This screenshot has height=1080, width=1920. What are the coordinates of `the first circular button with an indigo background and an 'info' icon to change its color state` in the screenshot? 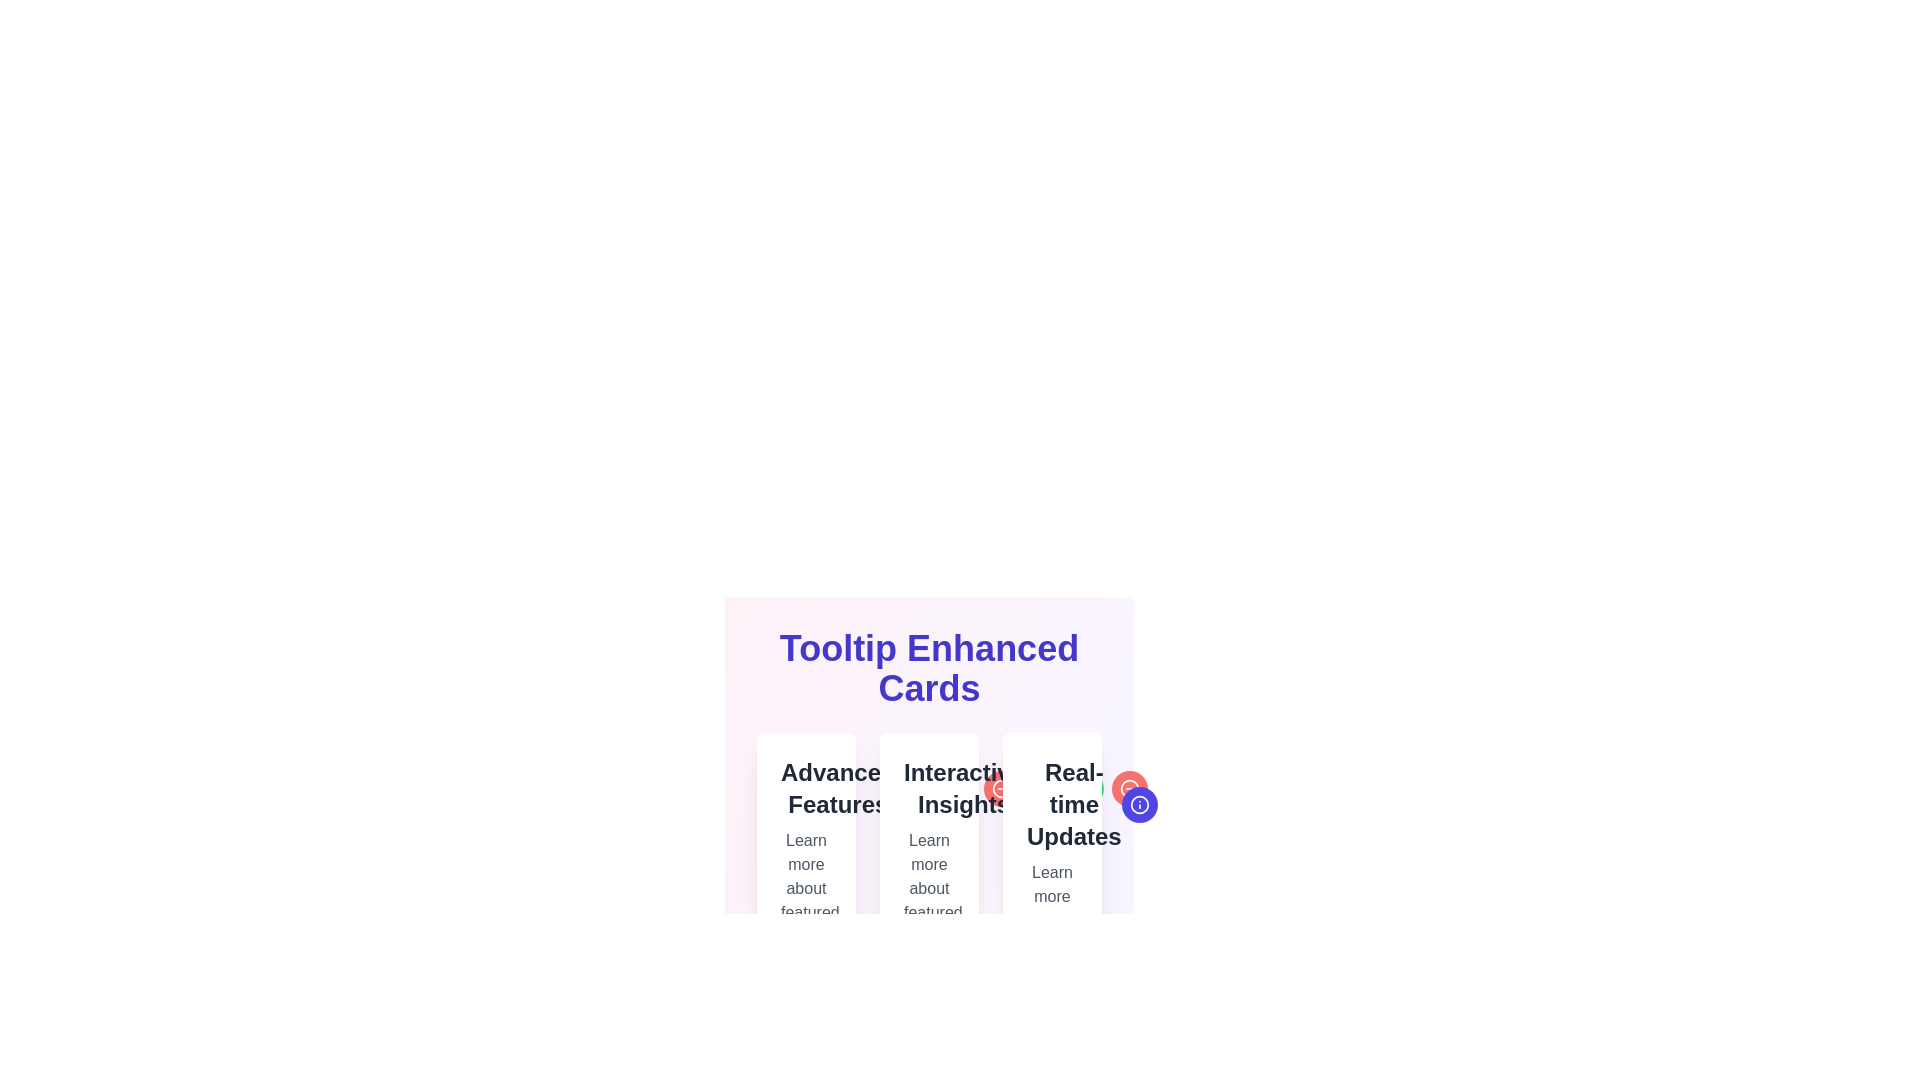 It's located at (1040, 788).